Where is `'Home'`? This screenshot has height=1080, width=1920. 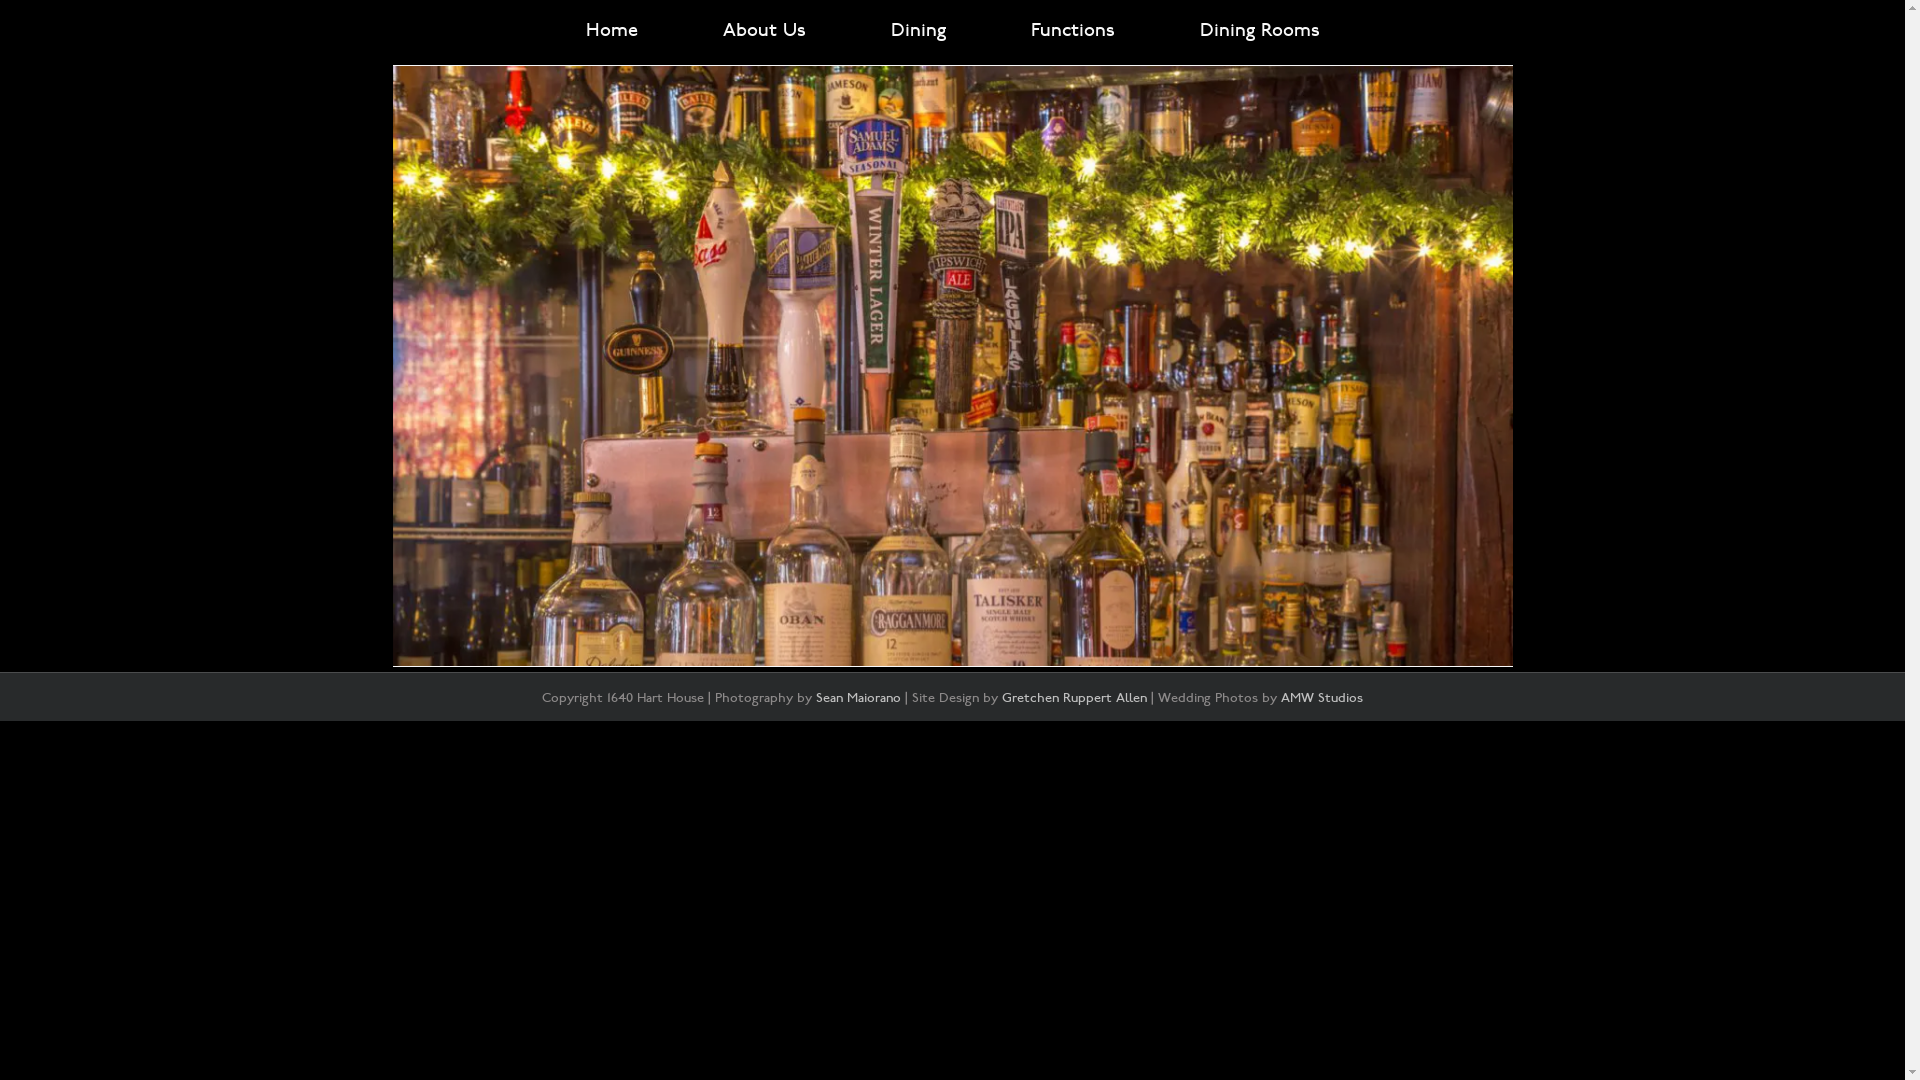 'Home' is located at coordinates (610, 30).